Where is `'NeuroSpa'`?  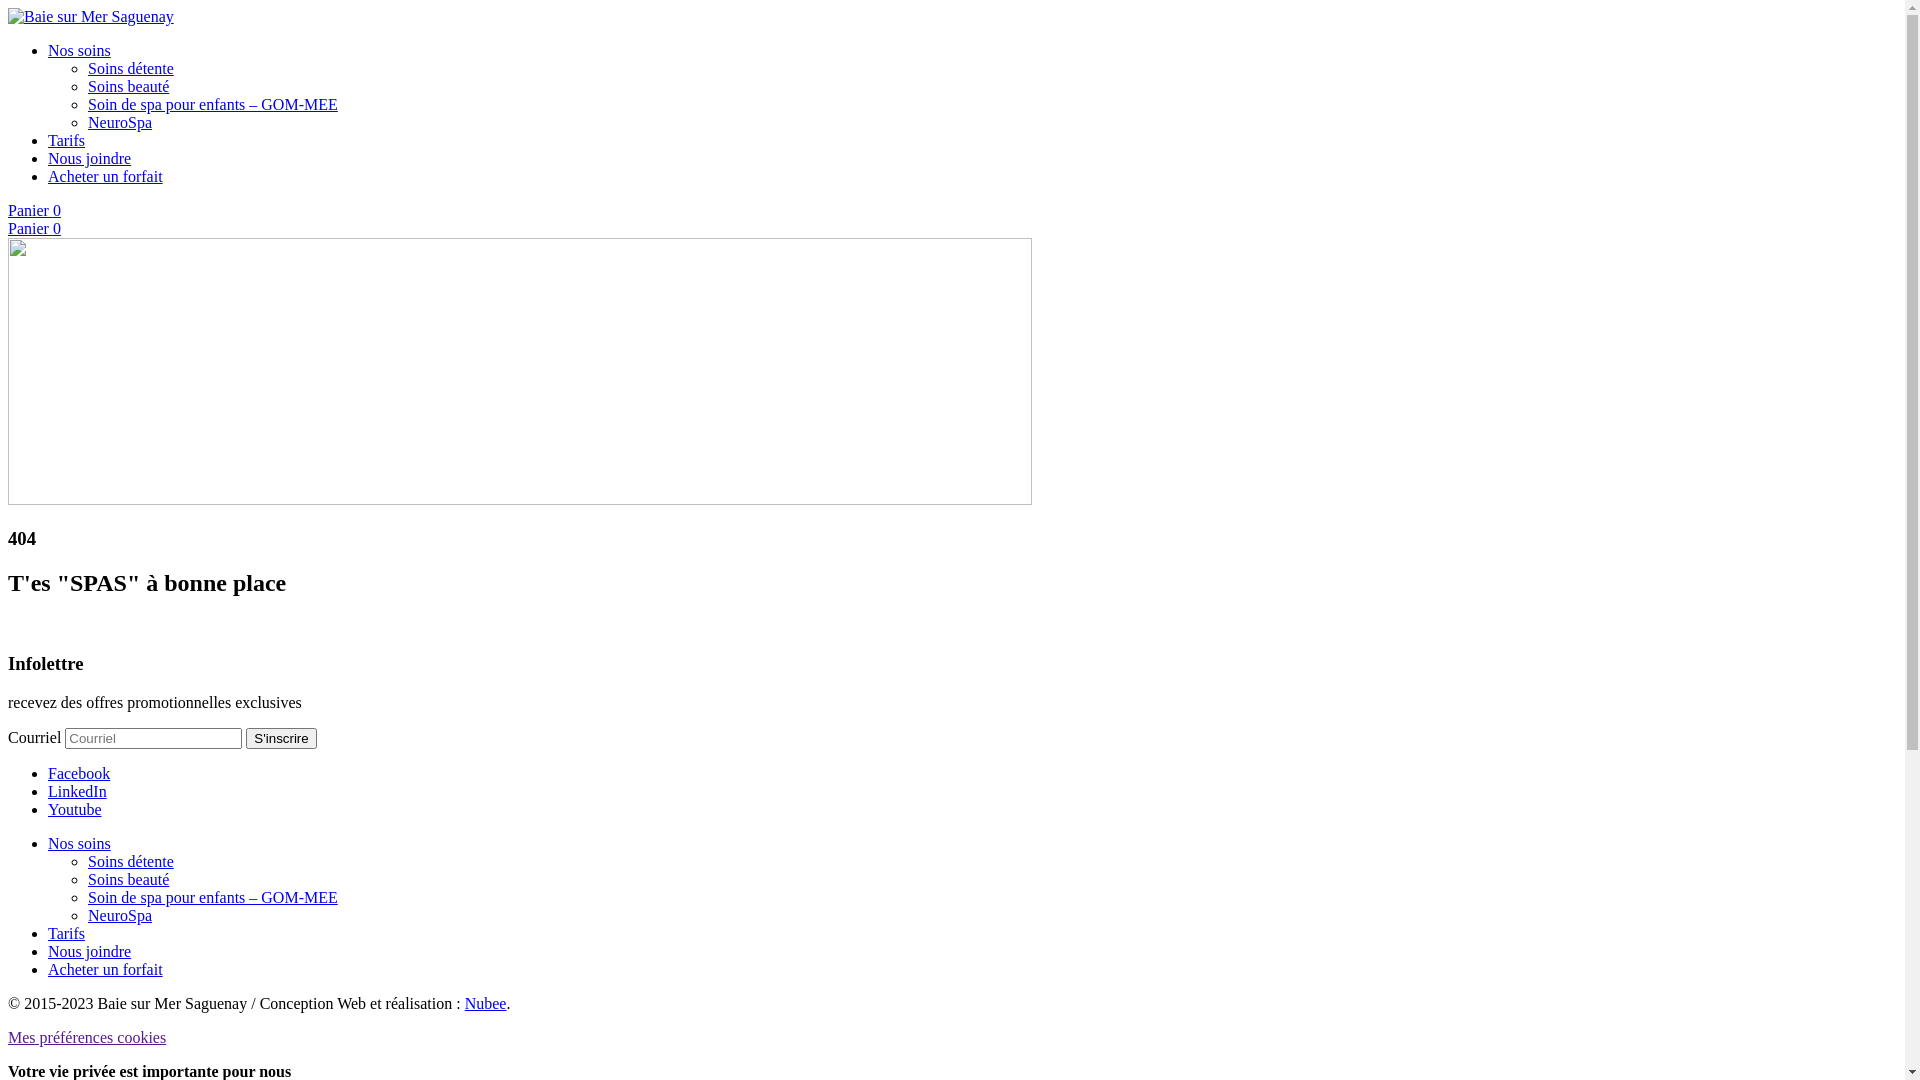
'NeuroSpa' is located at coordinates (119, 122).